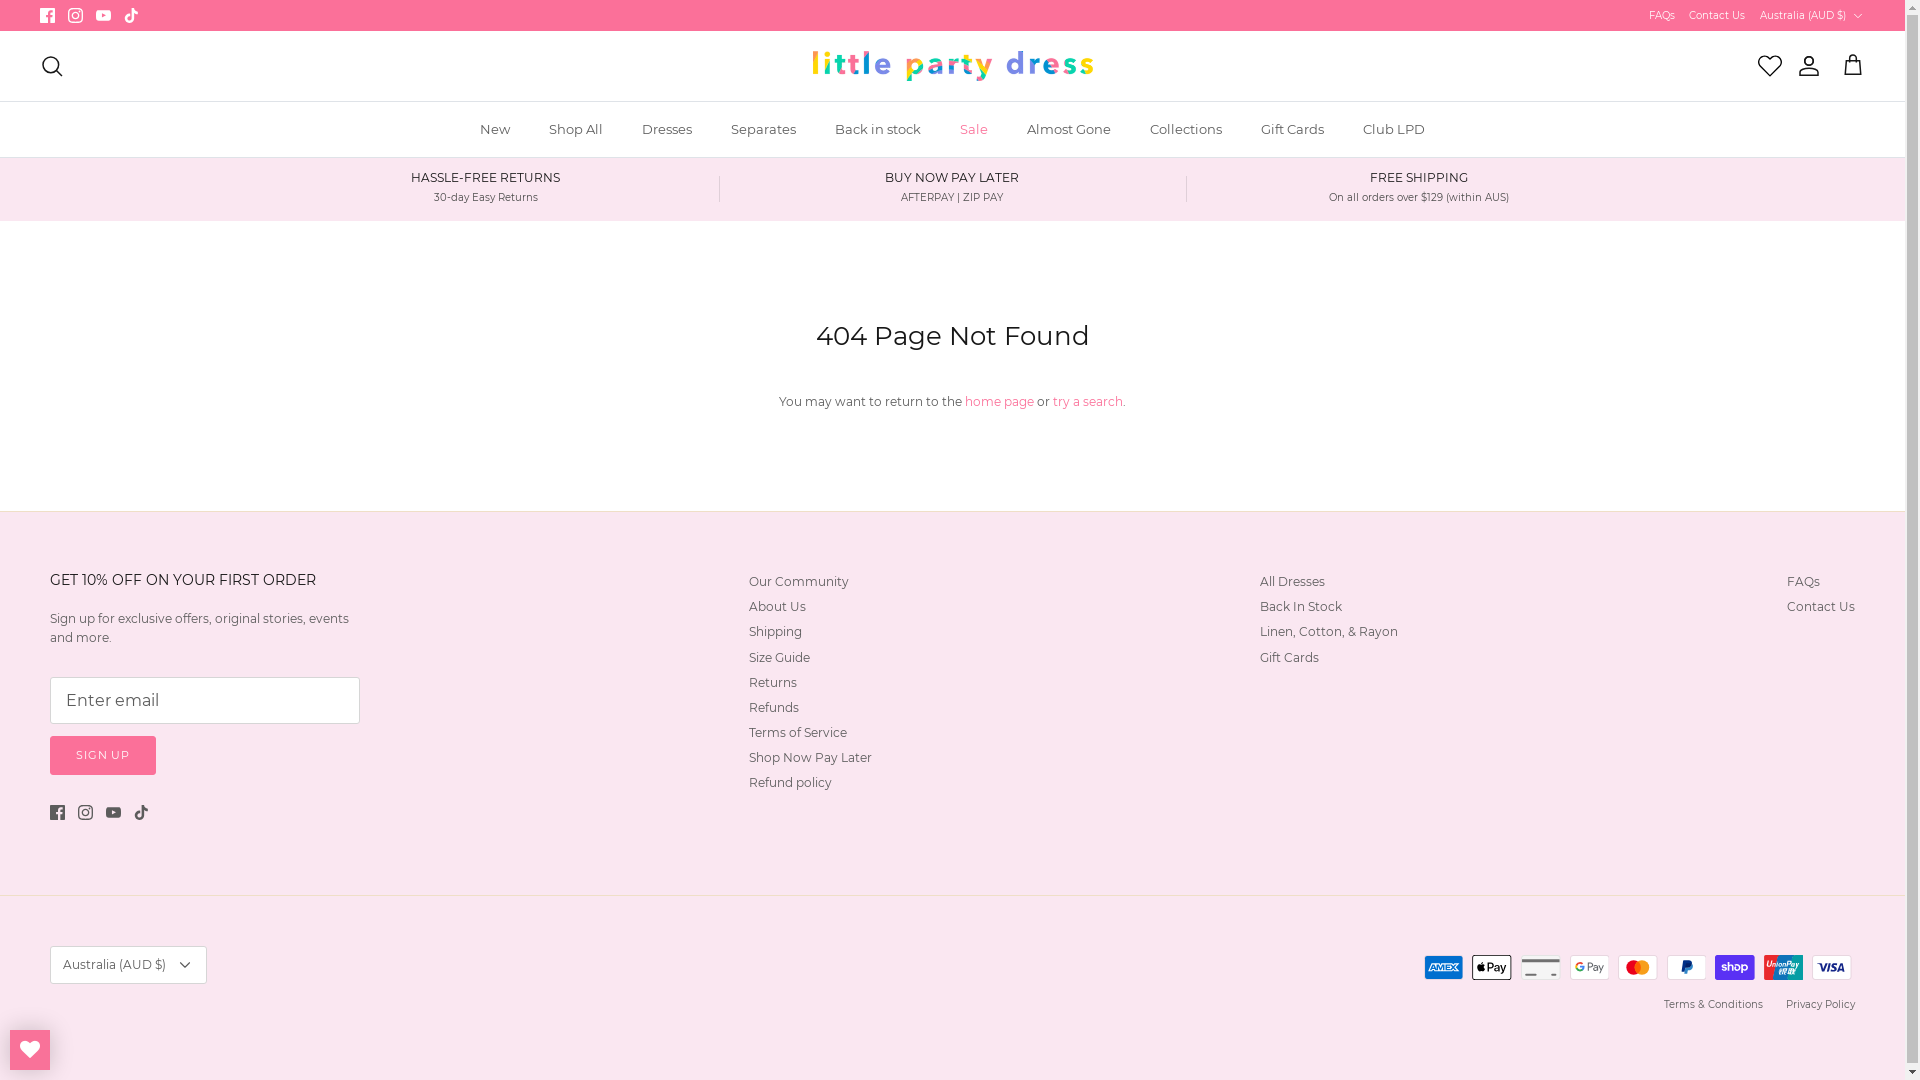 Image resolution: width=1920 pixels, height=1080 pixels. I want to click on 'Our Community', so click(797, 581).